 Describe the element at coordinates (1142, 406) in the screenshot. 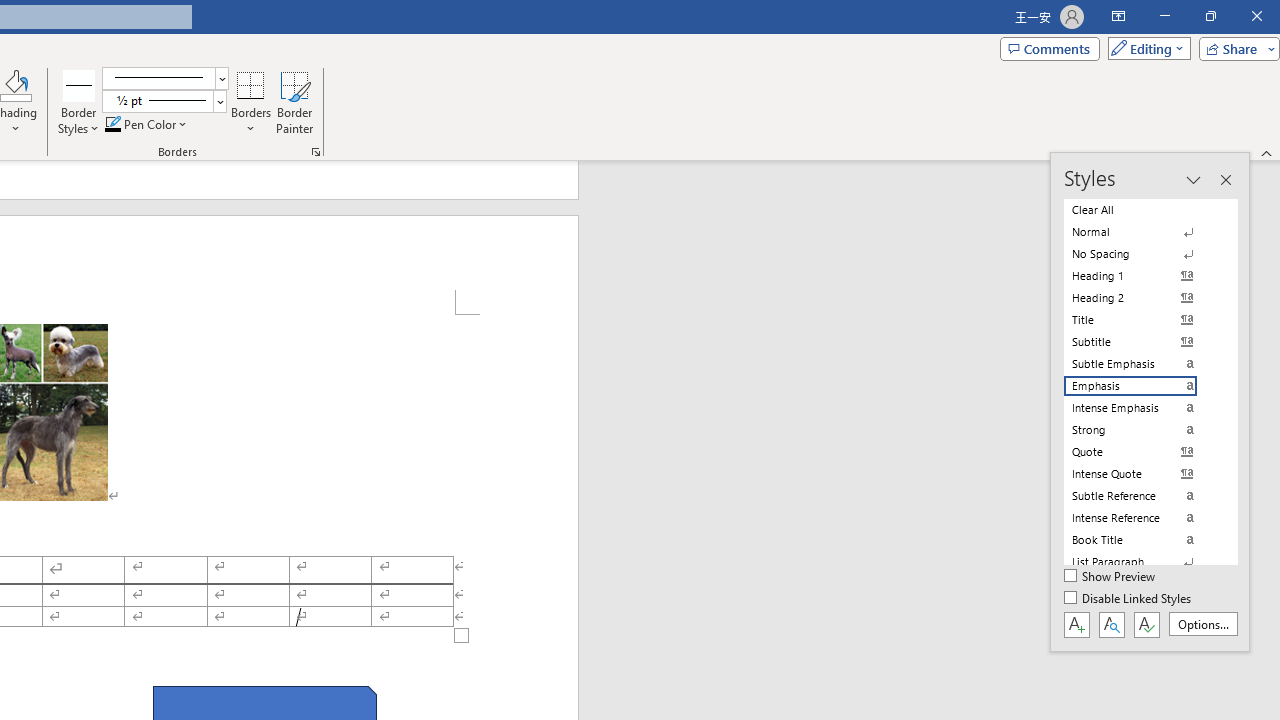

I see `'Intense Emphasis'` at that location.